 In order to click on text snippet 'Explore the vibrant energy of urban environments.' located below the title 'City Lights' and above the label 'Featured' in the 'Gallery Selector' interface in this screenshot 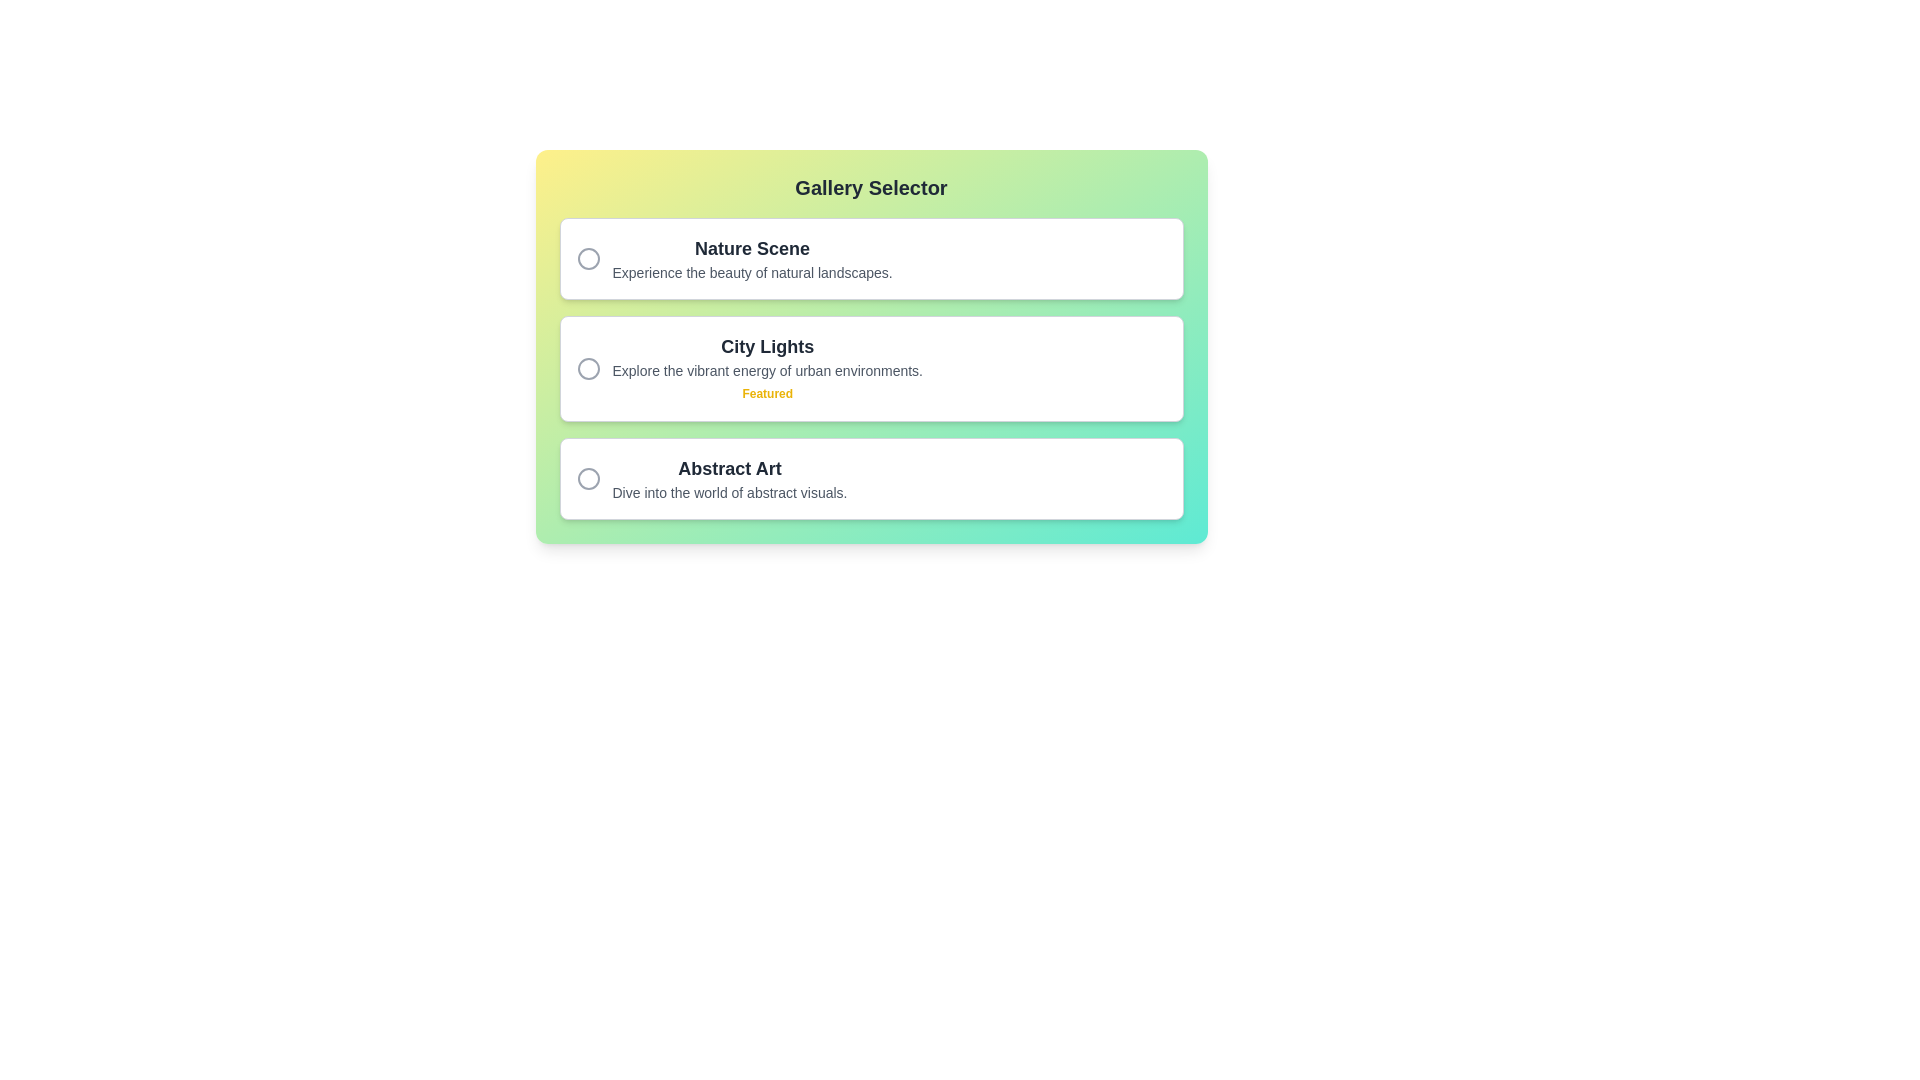, I will do `click(766, 370)`.